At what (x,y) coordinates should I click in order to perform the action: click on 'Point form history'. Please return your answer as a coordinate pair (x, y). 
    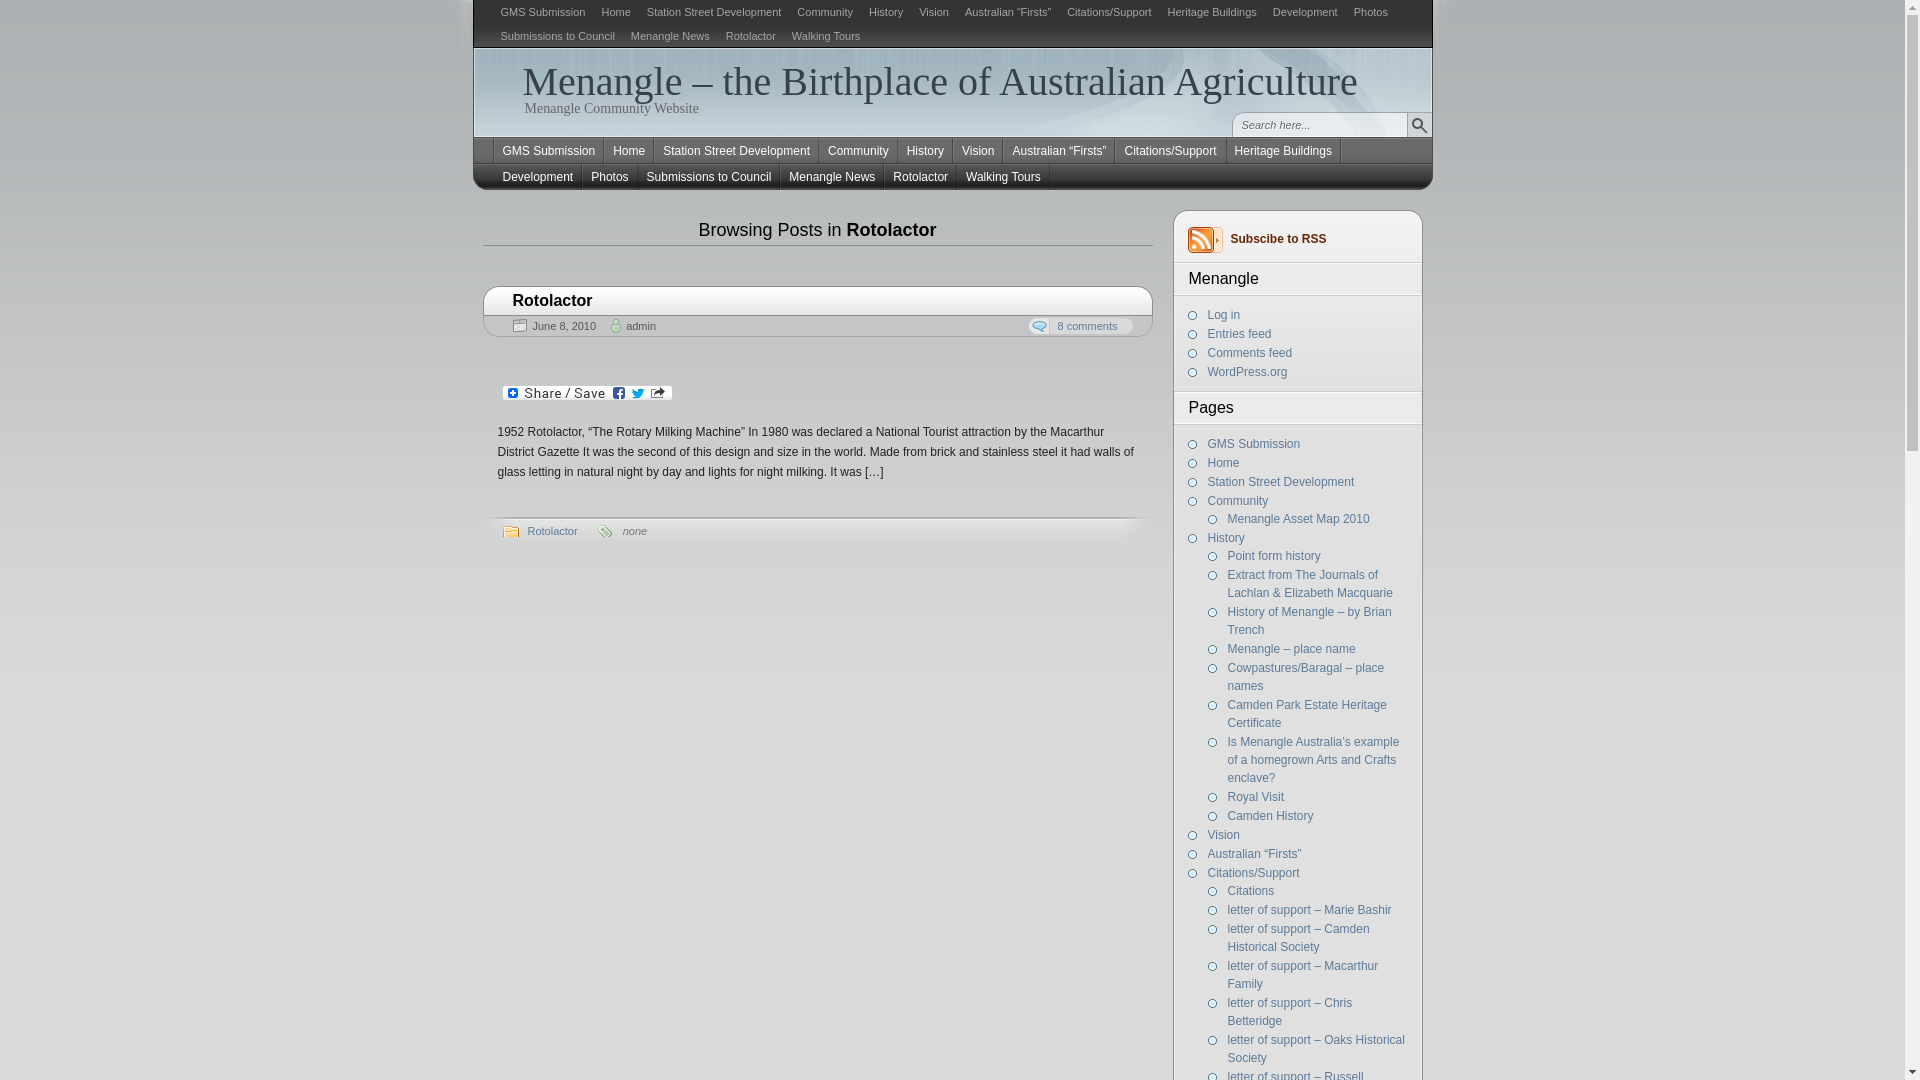
    Looking at the image, I should click on (1273, 555).